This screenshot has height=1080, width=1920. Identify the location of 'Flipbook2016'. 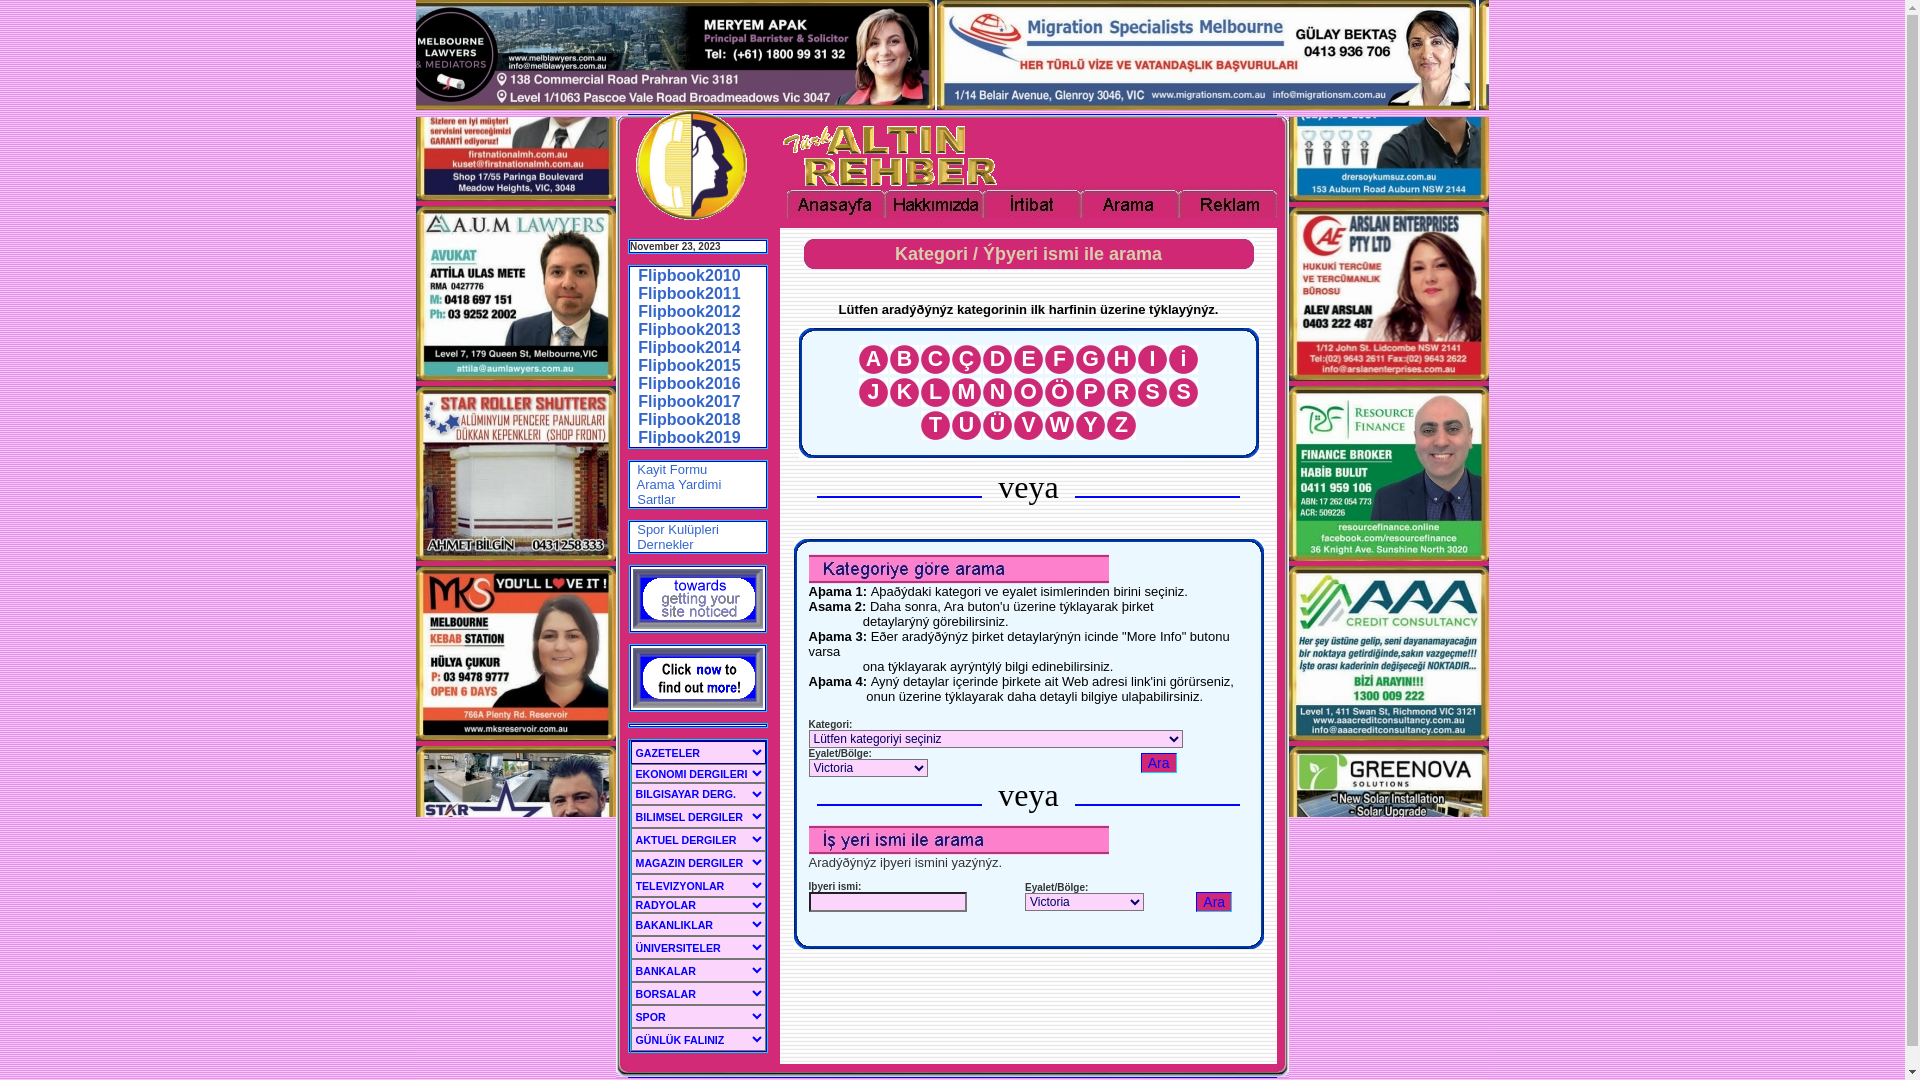
(689, 383).